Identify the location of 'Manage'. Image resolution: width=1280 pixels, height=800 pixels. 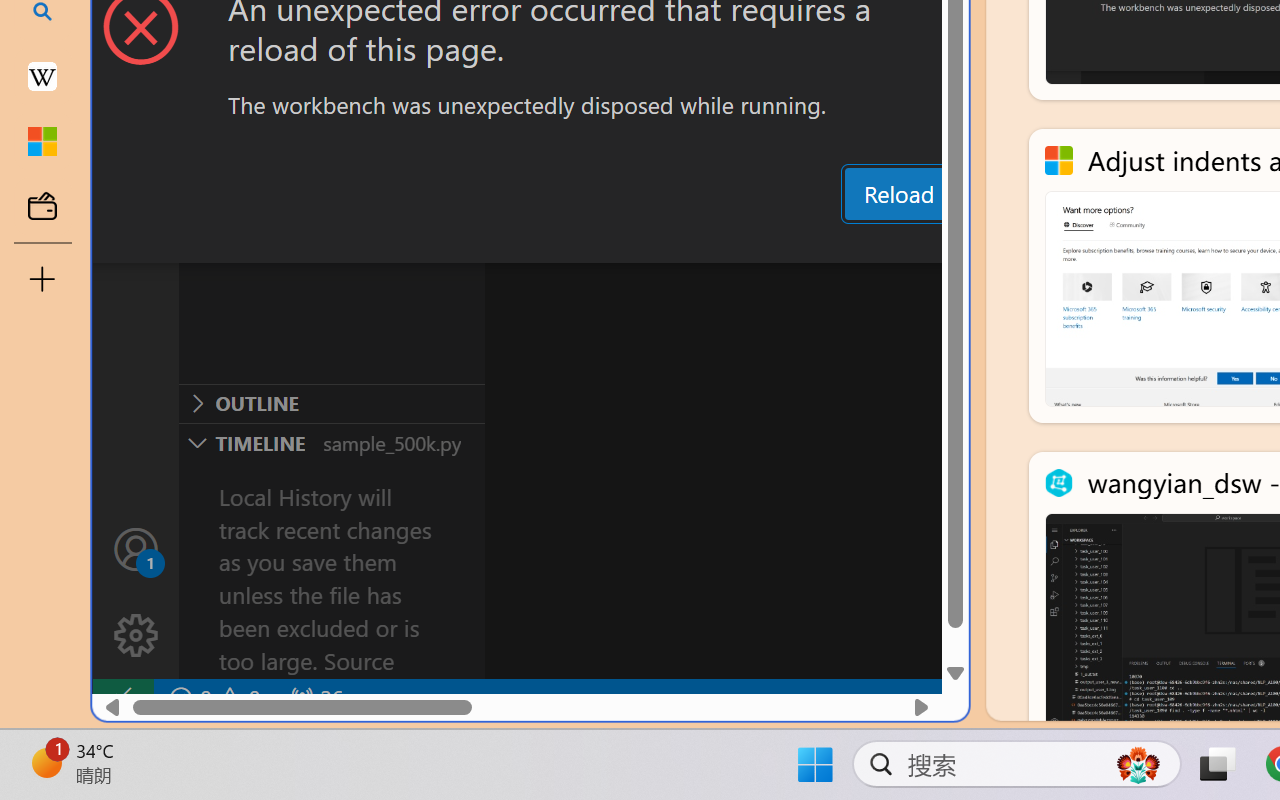
(134, 634).